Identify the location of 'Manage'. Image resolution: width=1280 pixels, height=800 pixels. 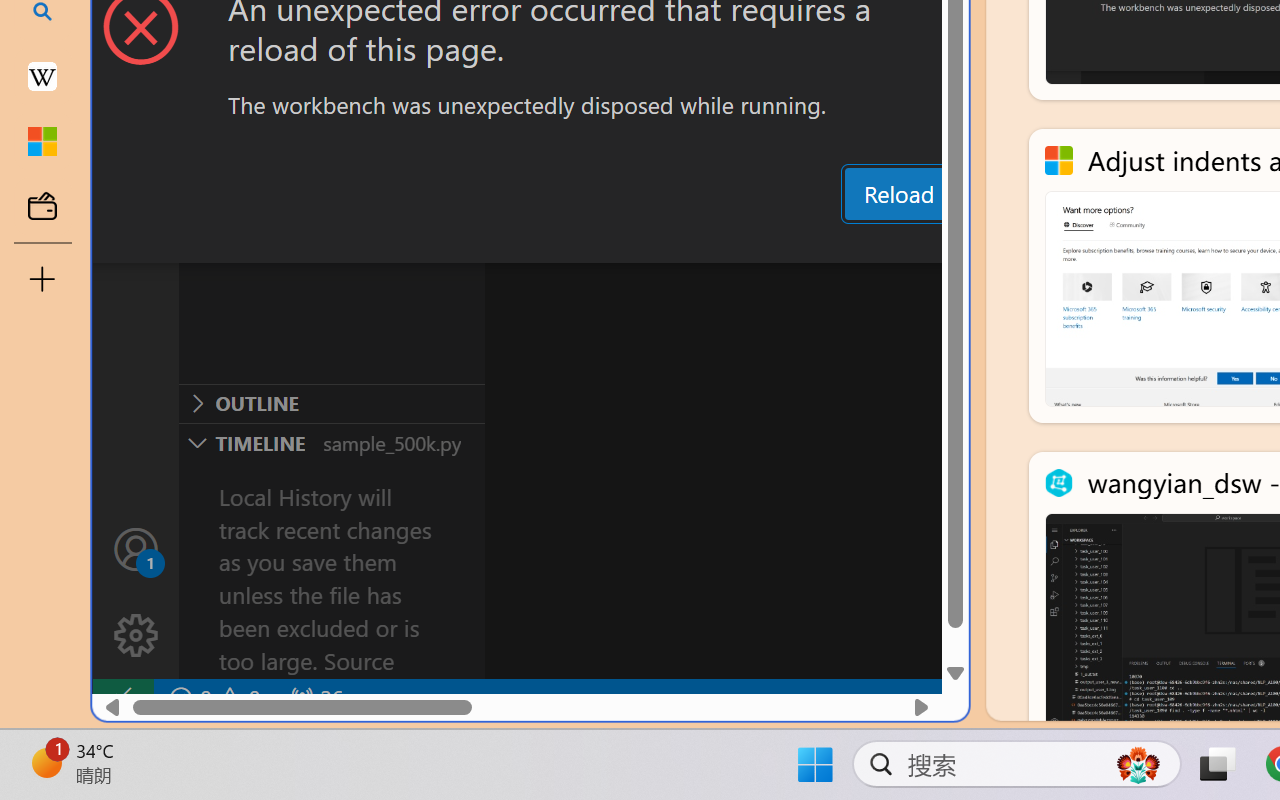
(134, 634).